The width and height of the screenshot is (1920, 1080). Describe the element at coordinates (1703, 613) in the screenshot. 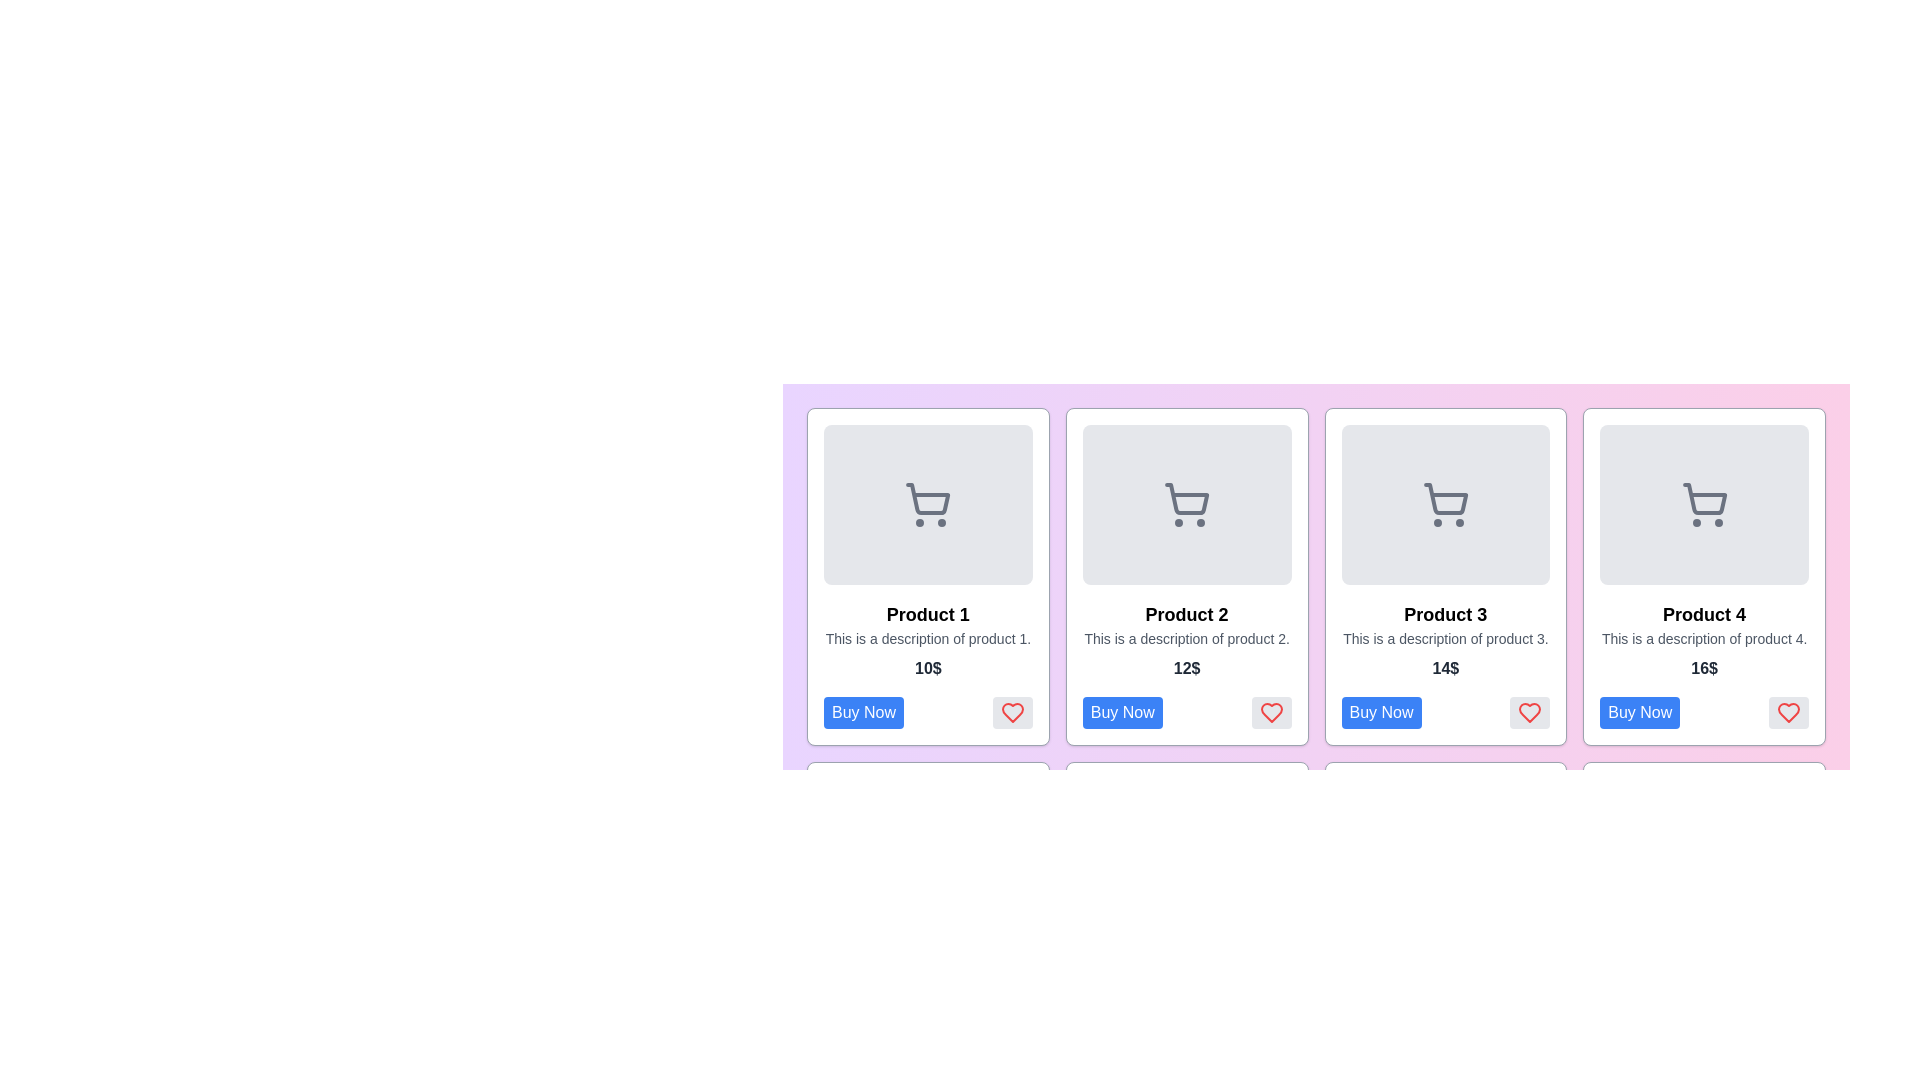

I see `the bold-styled text label displaying 'Product 4', which is positioned in the fourth card of a four-card grid, located directly below the image placeholder` at that location.